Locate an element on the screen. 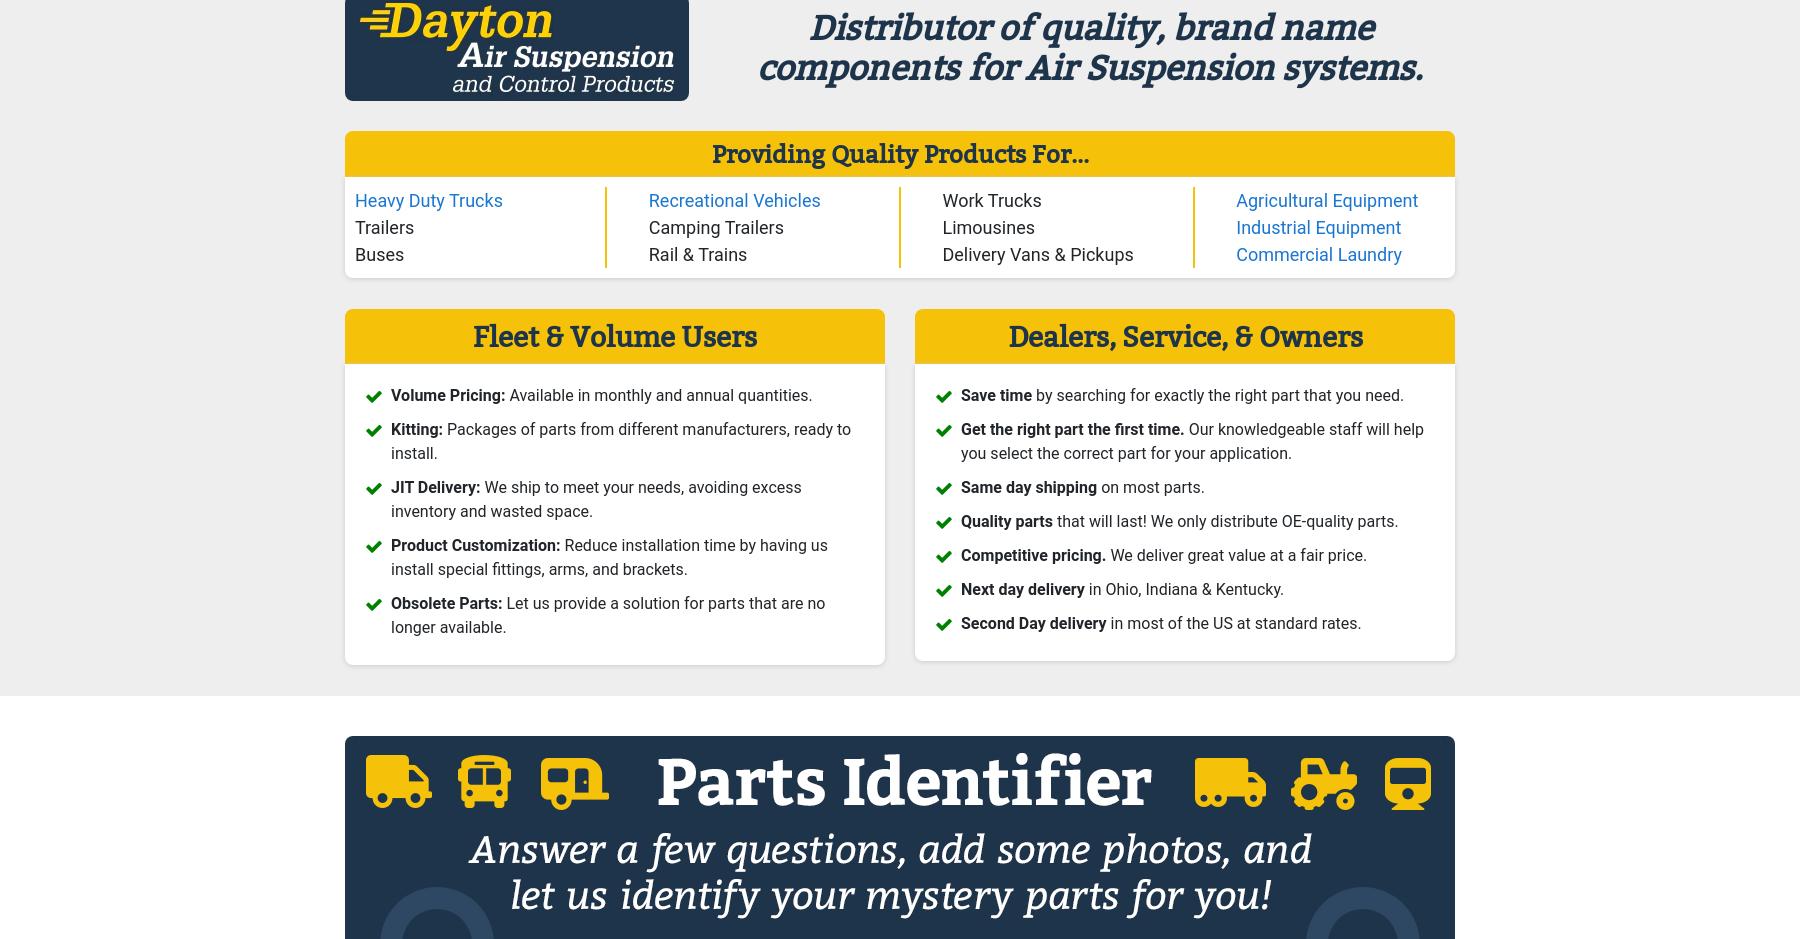 The height and width of the screenshot is (939, 1800). 'Agricultural Equipment' is located at coordinates (1326, 198).